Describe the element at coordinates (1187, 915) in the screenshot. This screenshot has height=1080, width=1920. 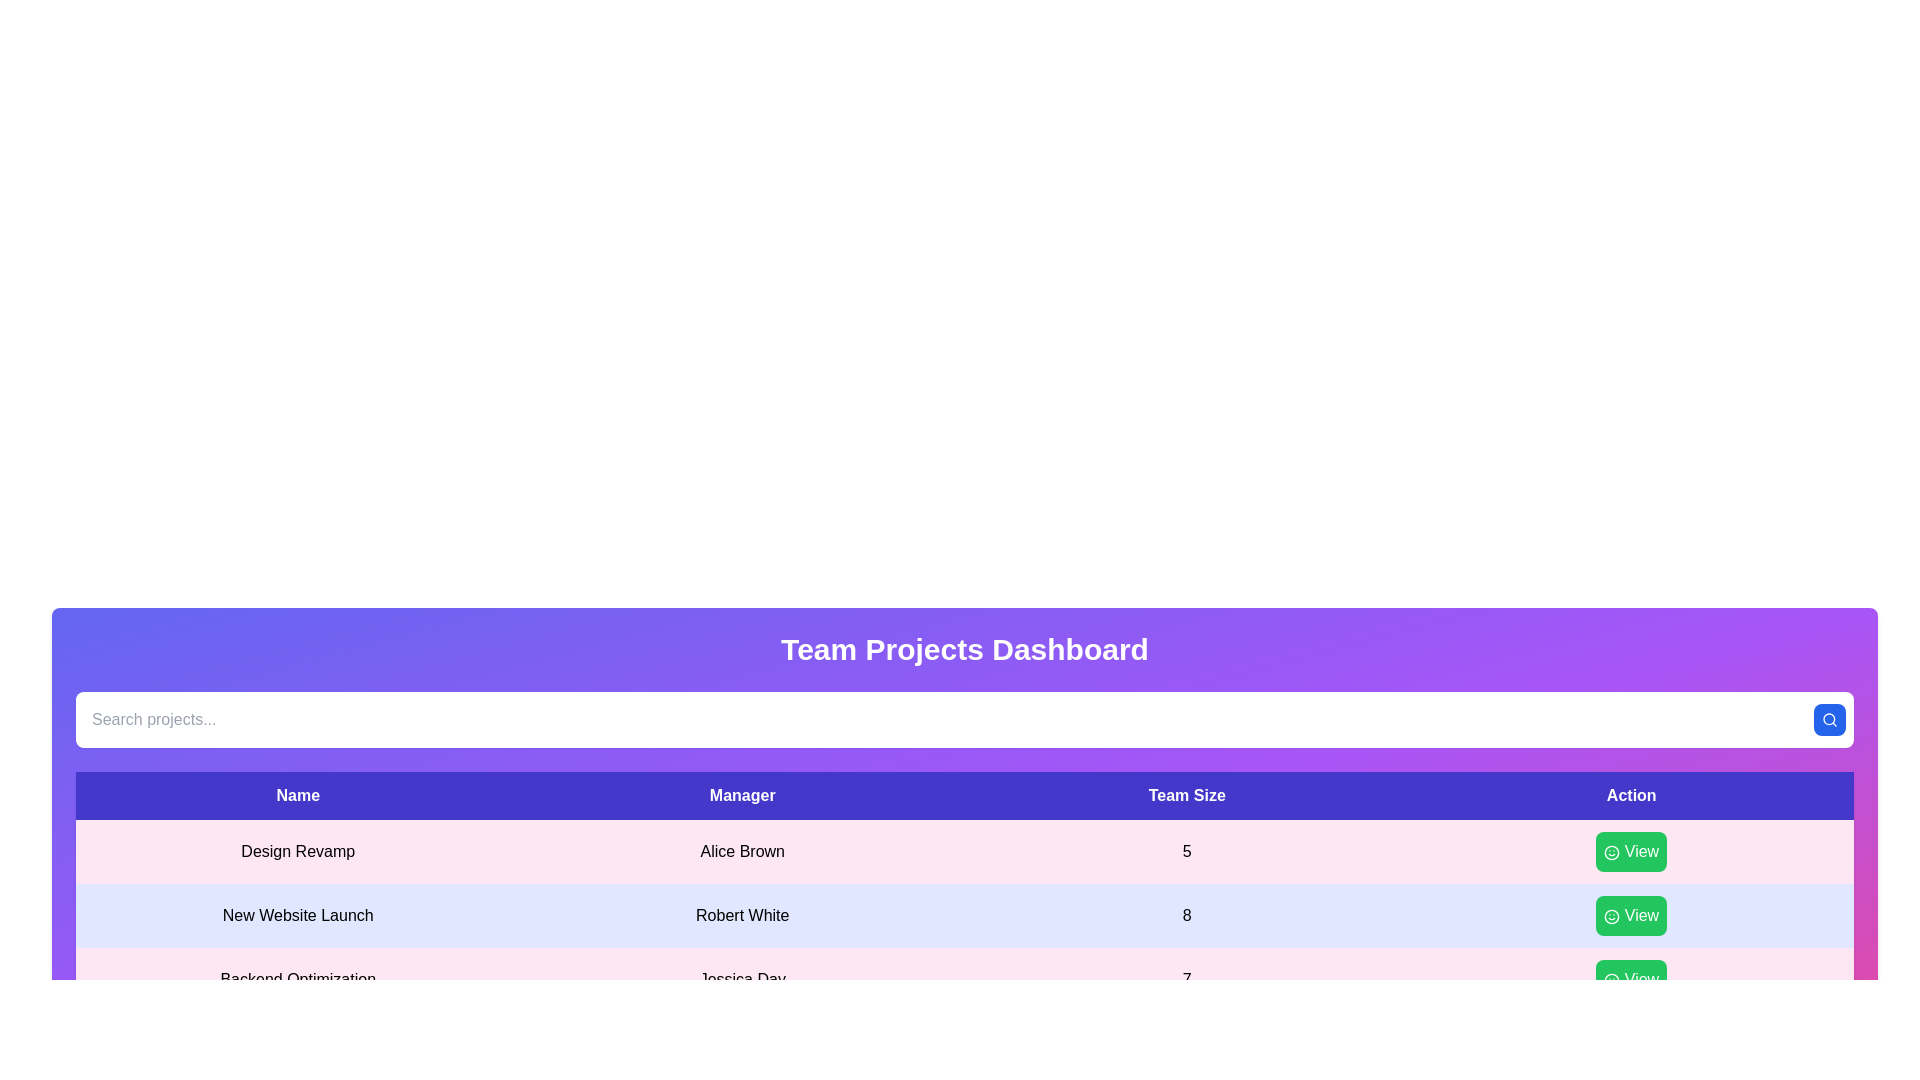
I see `the Text Label displaying the number '8' in bold typeface, located in the 'Team Size' column of the second row for the 'New Website Launch' project managed by 'Robert White'` at that location.